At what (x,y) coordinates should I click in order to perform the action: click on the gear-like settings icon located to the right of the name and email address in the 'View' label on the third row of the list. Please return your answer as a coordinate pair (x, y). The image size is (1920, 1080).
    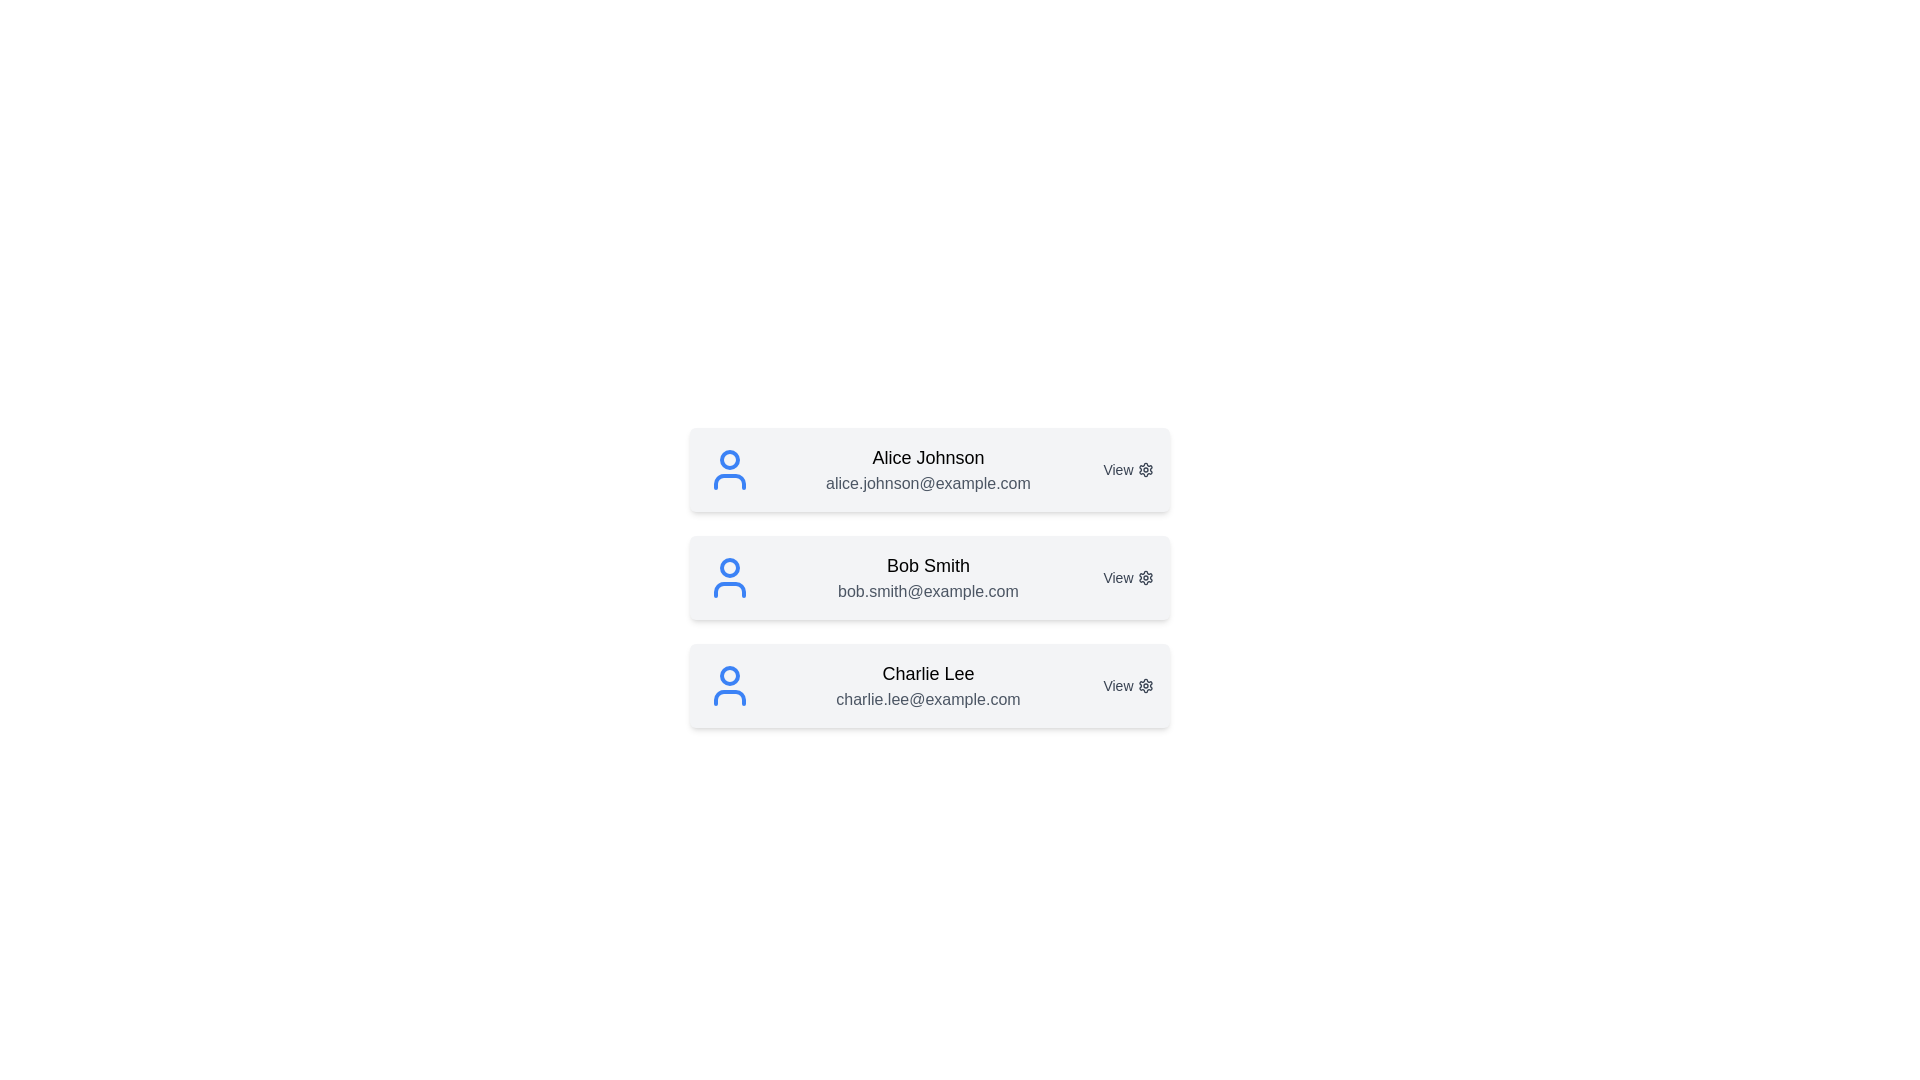
    Looking at the image, I should click on (1145, 685).